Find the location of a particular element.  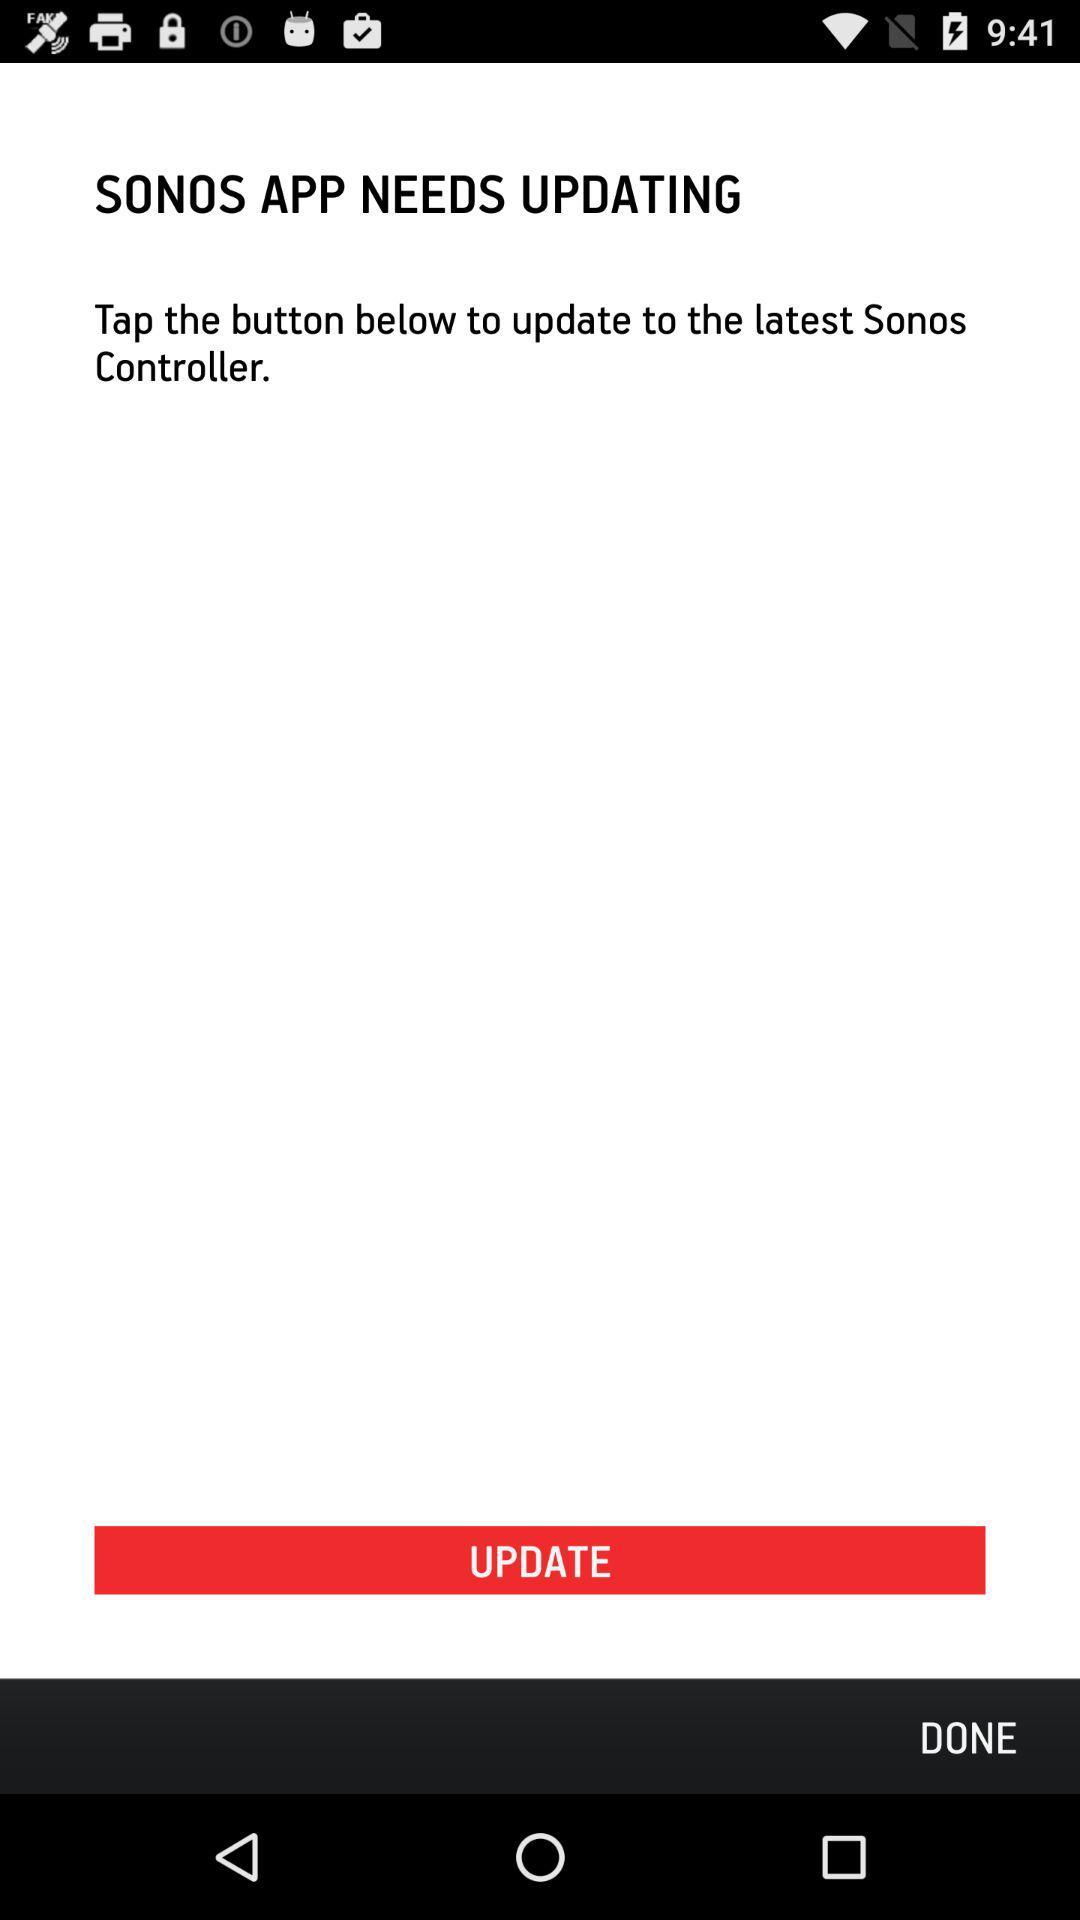

the icon below update icon is located at coordinates (967, 1735).